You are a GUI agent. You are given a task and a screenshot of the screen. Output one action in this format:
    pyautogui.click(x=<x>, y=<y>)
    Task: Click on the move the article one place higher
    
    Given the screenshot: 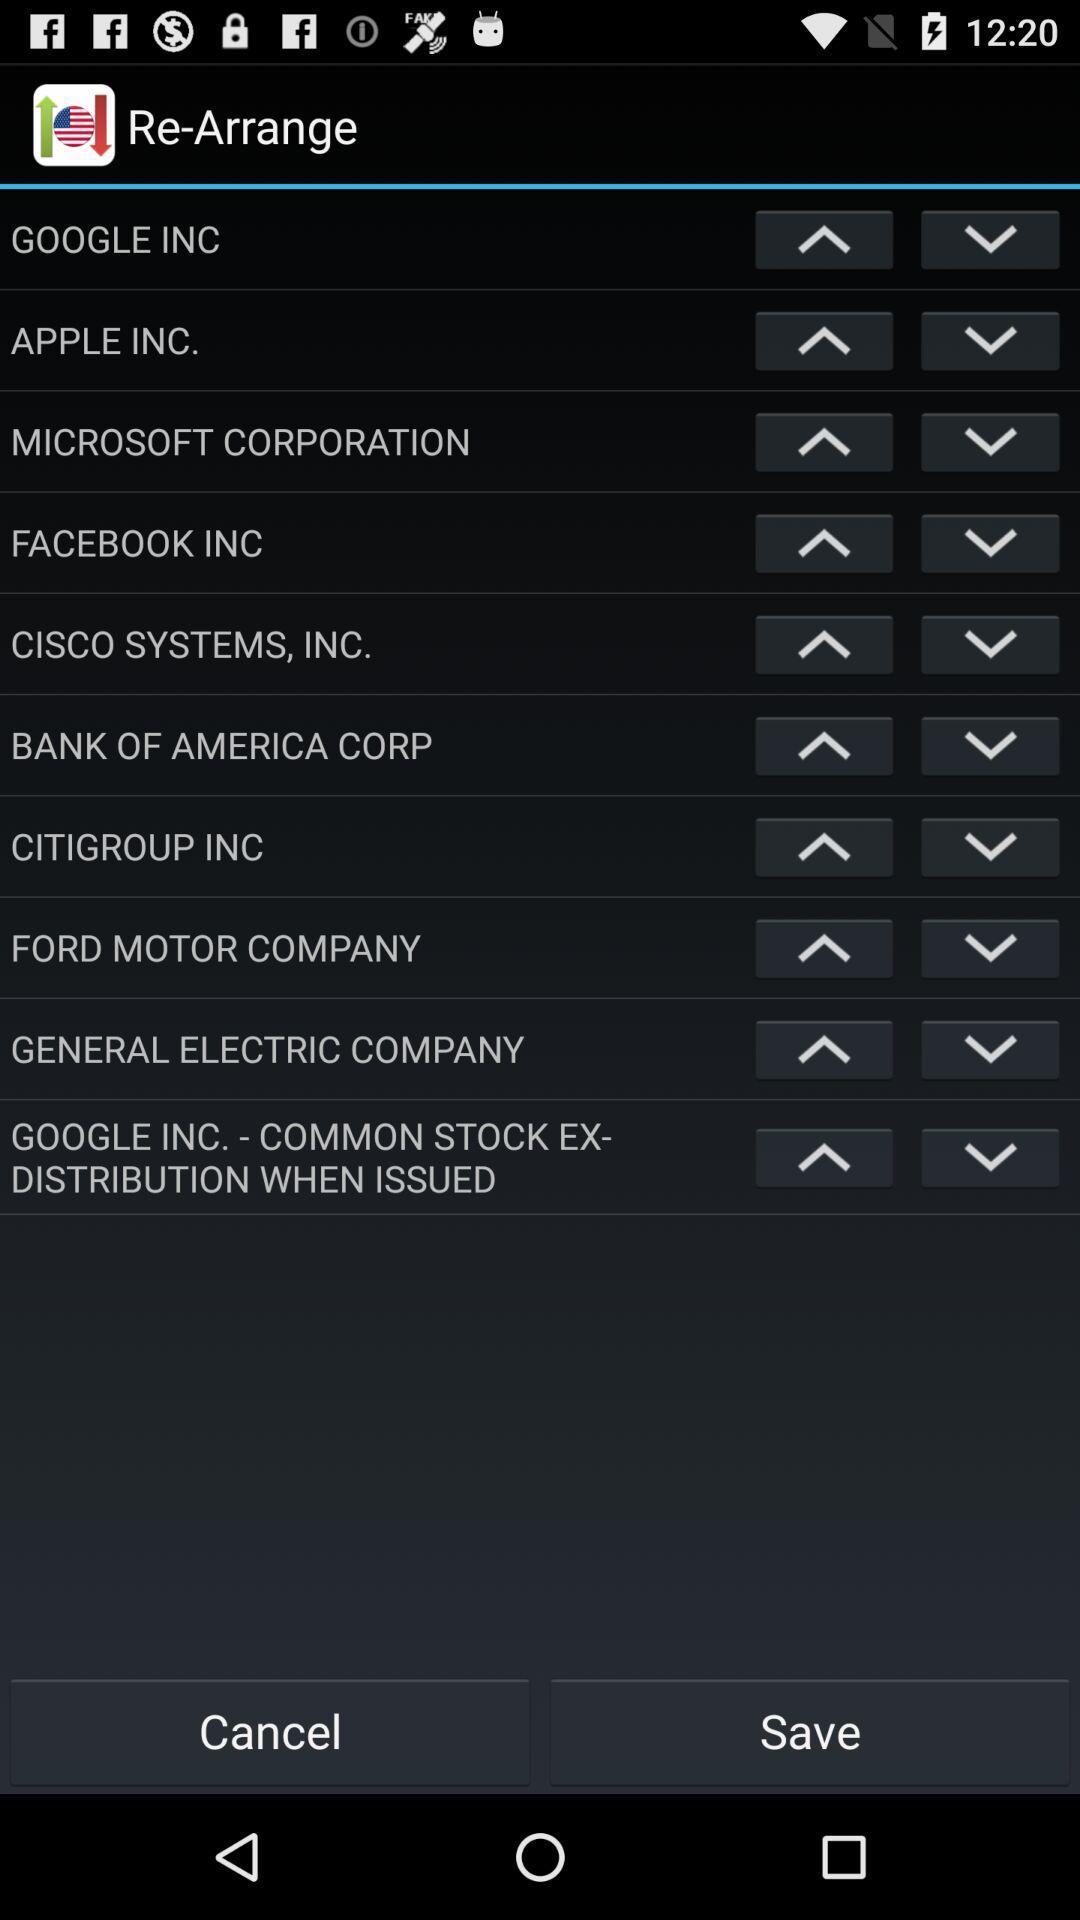 What is the action you would take?
    pyautogui.click(x=824, y=1156)
    